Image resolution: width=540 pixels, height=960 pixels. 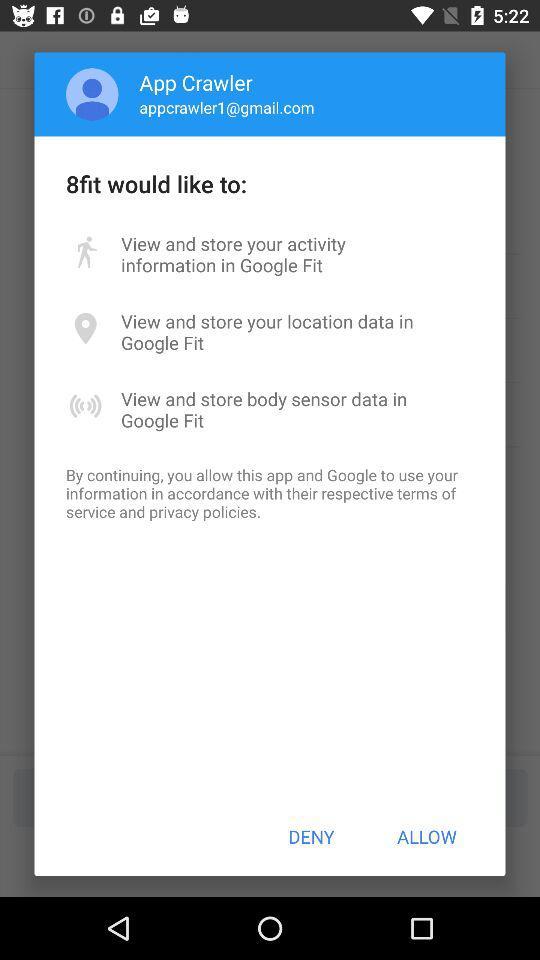 What do you see at coordinates (196, 82) in the screenshot?
I see `the item above appcrawler1@gmail.com` at bounding box center [196, 82].